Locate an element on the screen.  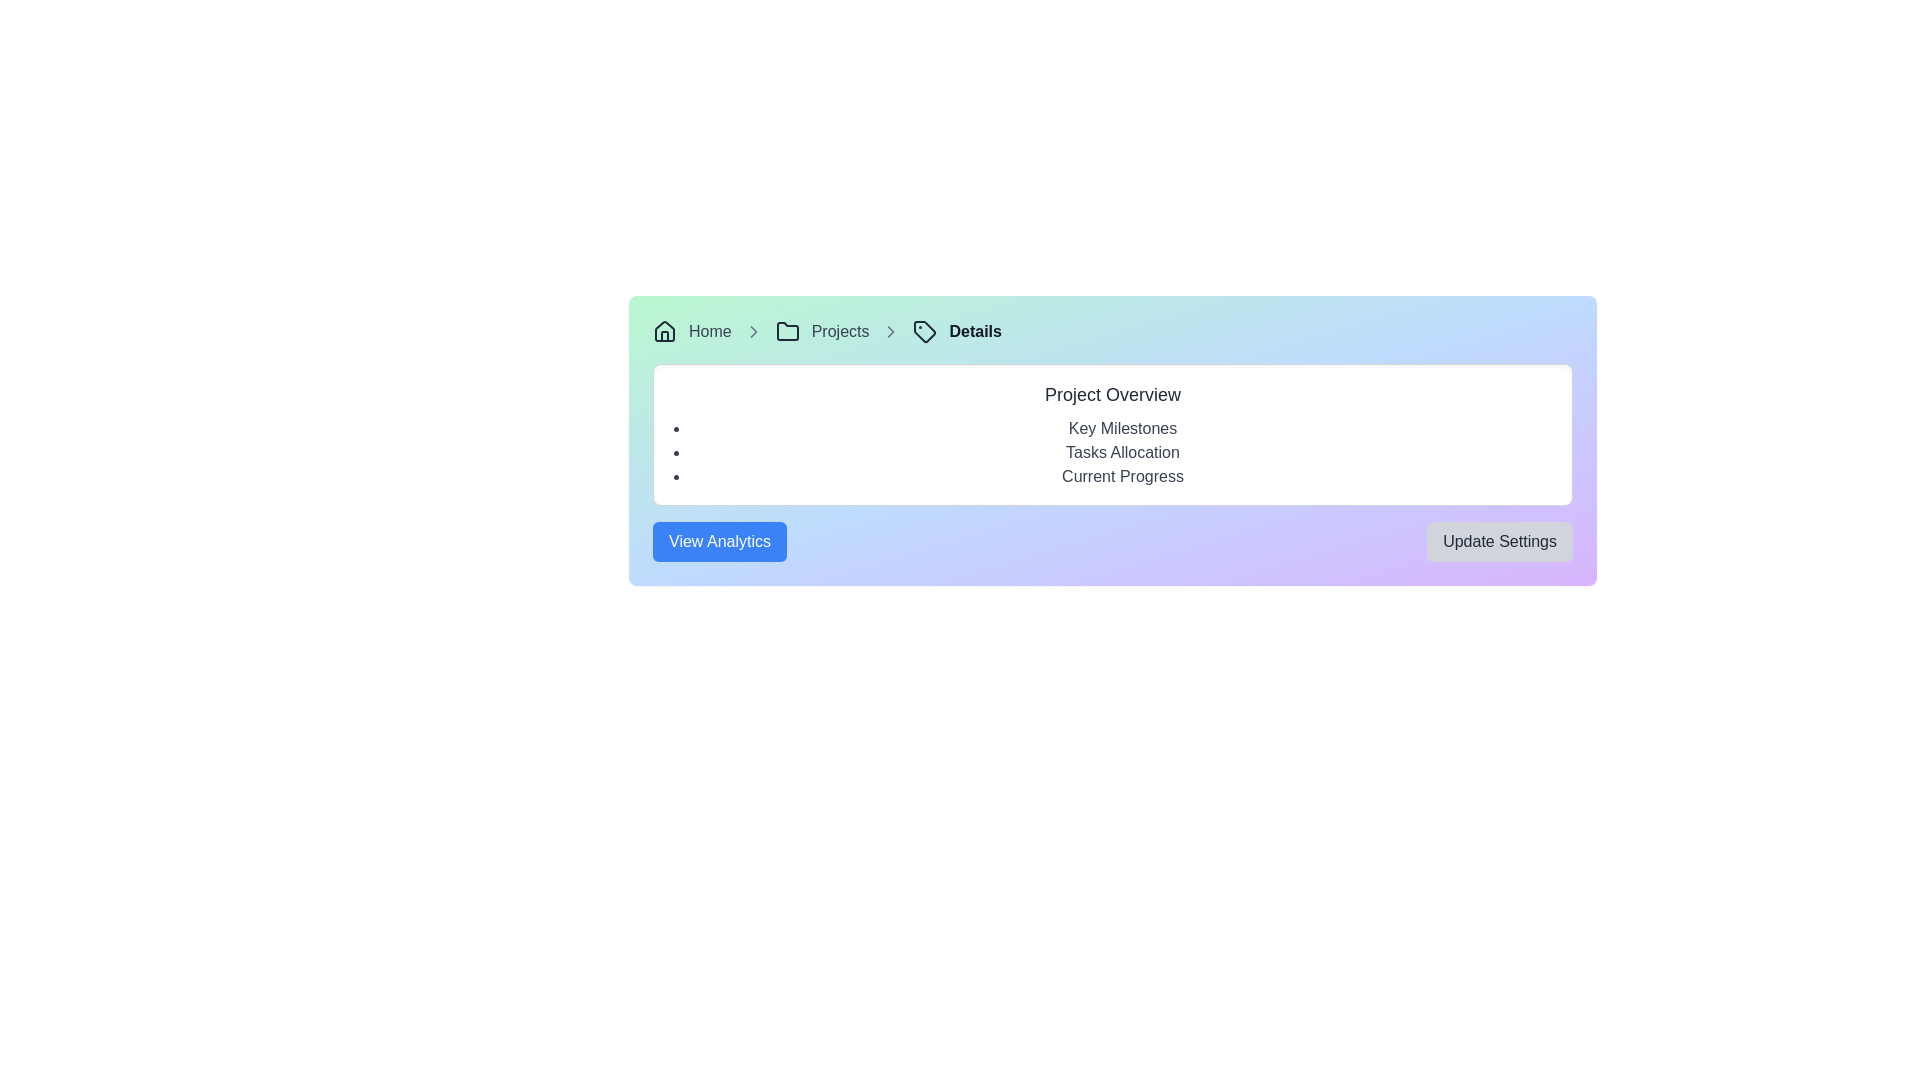
the 'Projects' icon in the breadcrumb navigation, which is located between a chevron icon and the text 'Projects' is located at coordinates (786, 330).